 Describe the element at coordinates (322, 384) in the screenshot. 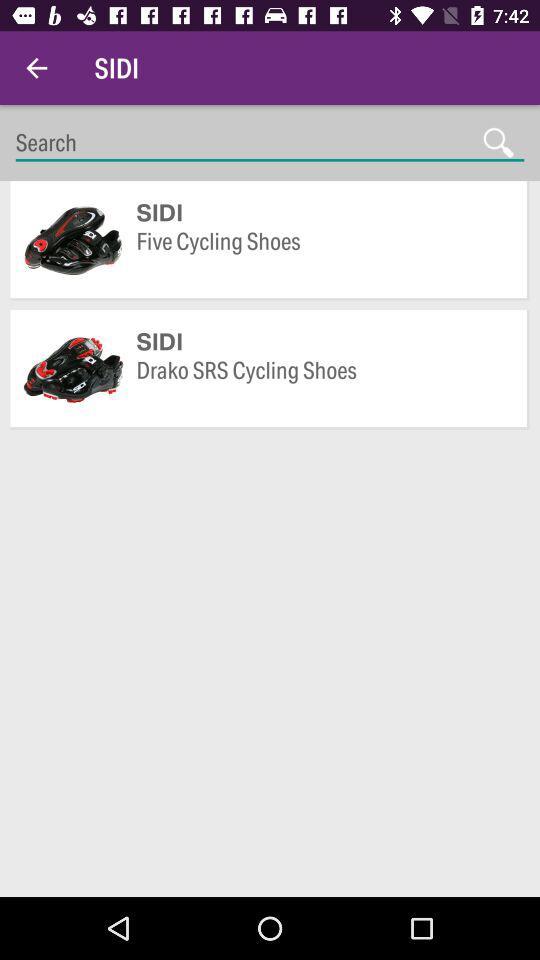

I see `item below sidi` at that location.